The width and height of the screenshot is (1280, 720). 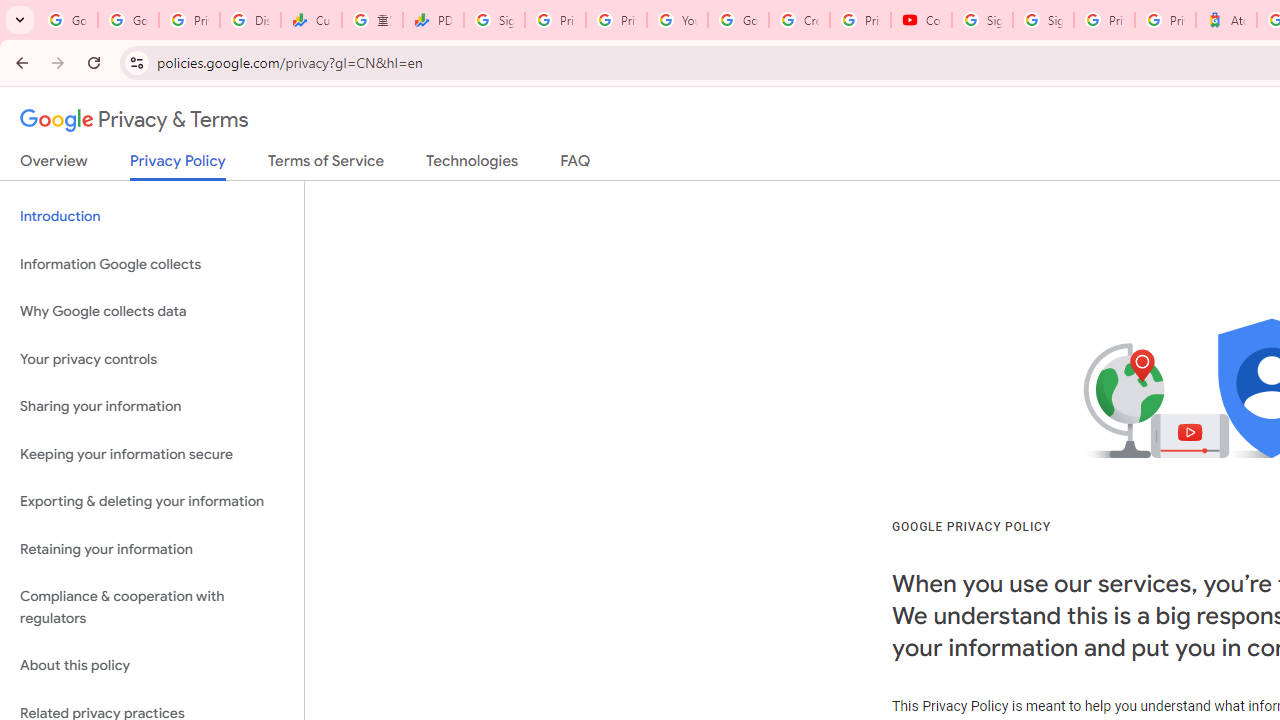 I want to click on 'Compliance & cooperation with regulators', so click(x=151, y=607).